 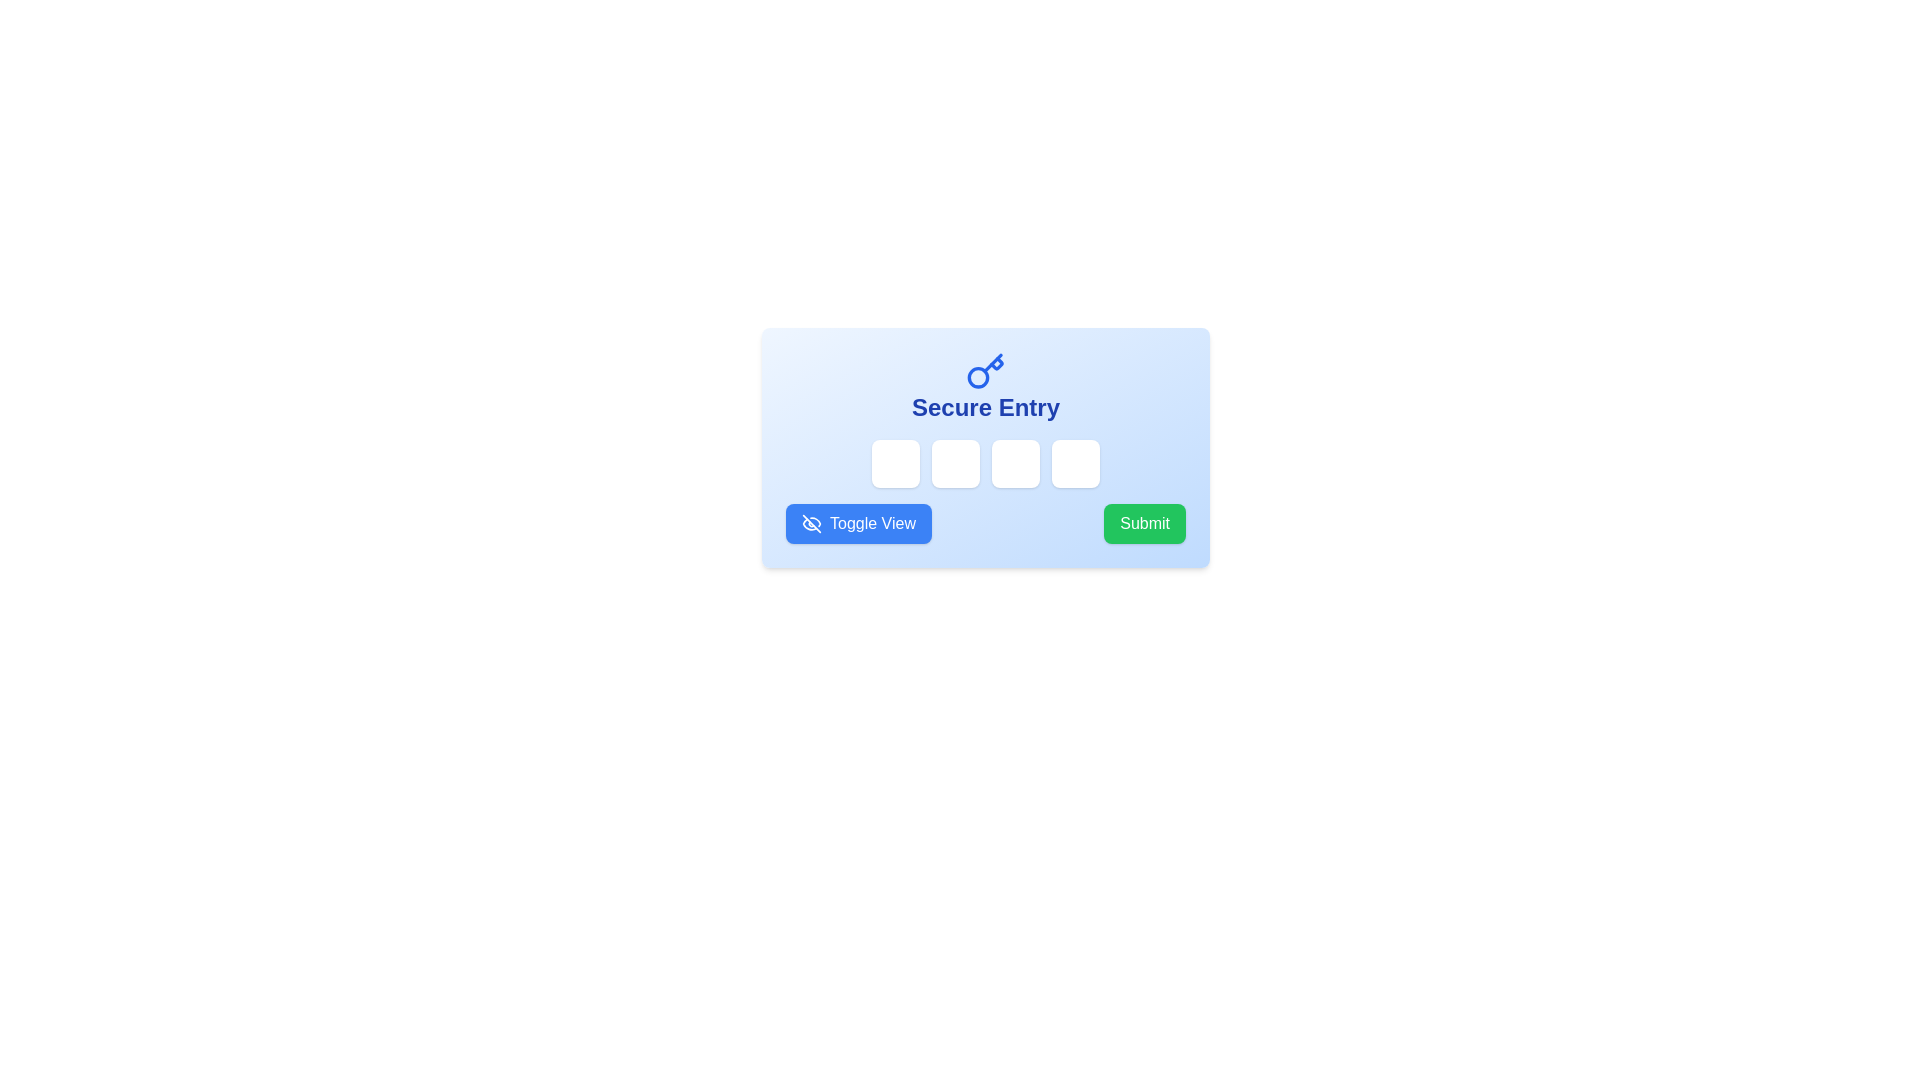 What do you see at coordinates (1145, 523) in the screenshot?
I see `the green 'Submit' button with rounded corners` at bounding box center [1145, 523].